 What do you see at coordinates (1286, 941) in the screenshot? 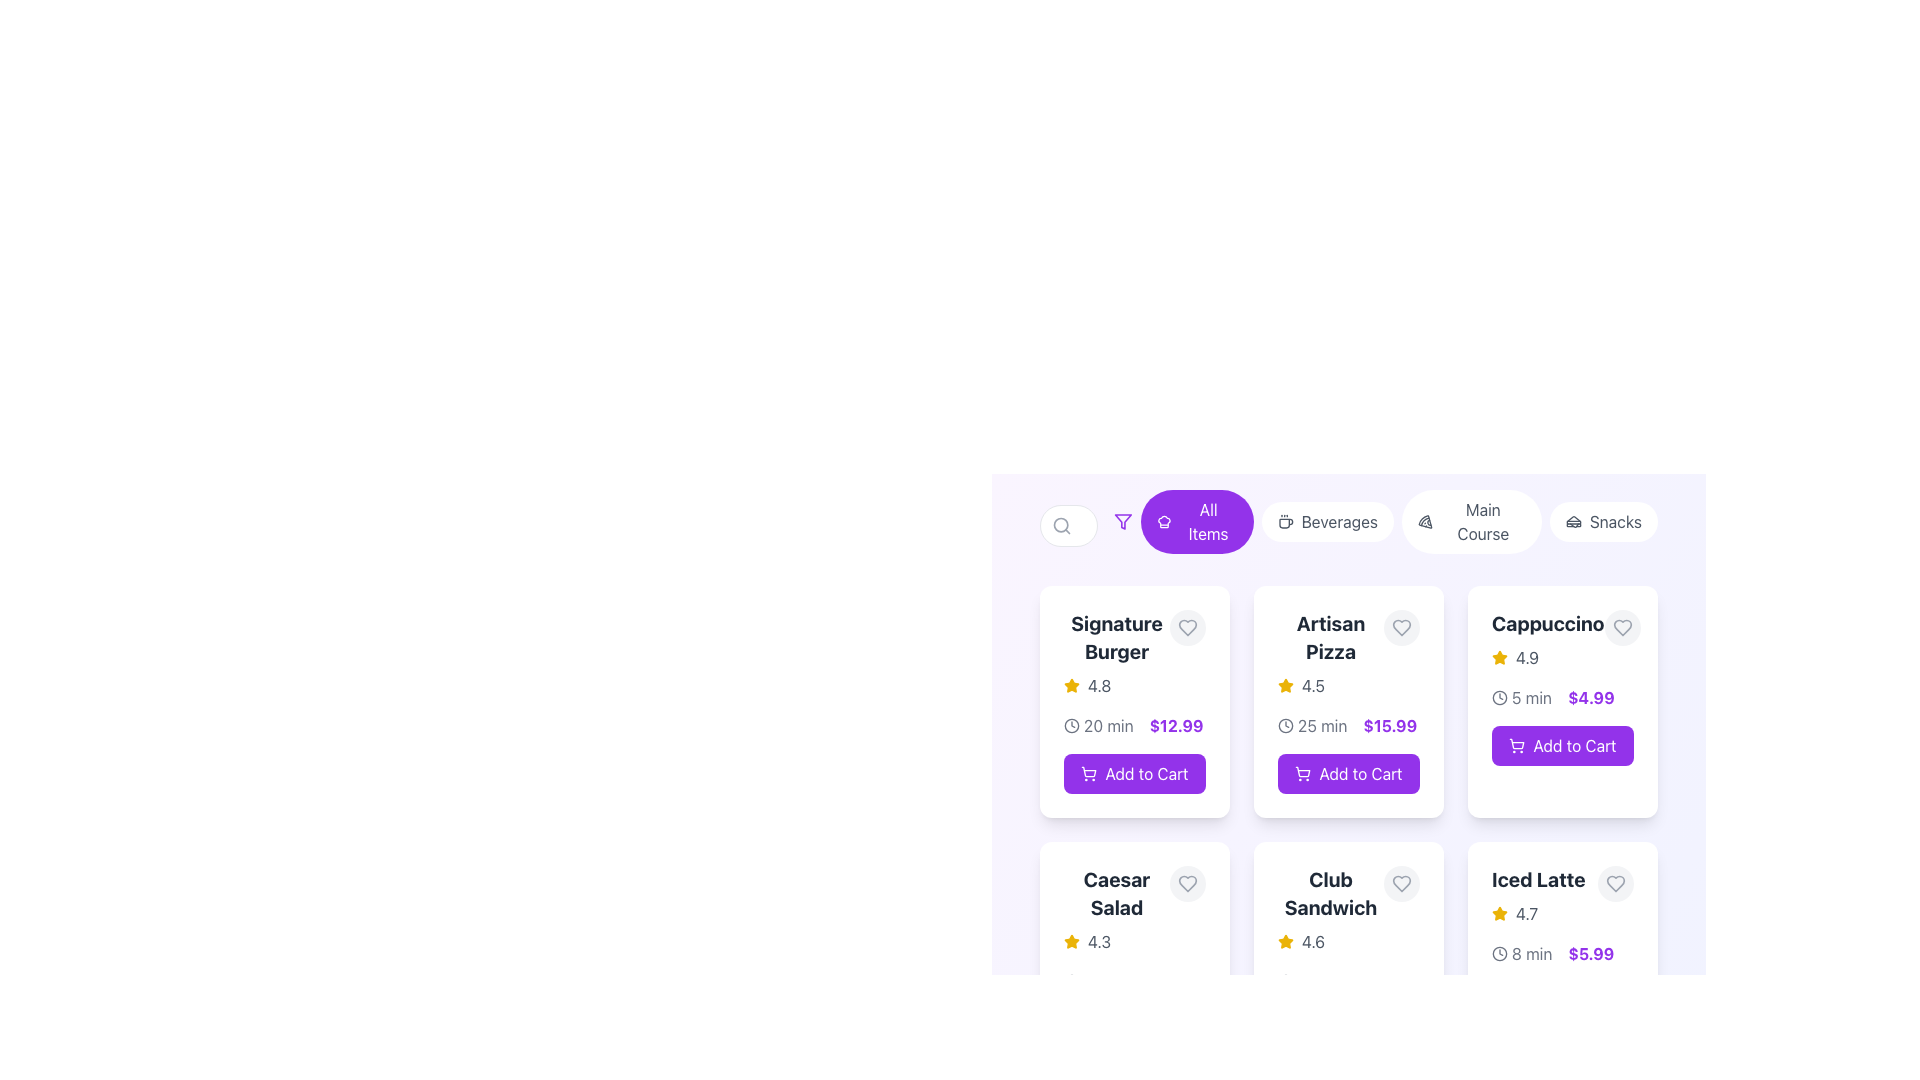
I see `the star icon located at the top left corner of the 'Cappuccino' card, which serves as an indicator for rating or favorite items` at bounding box center [1286, 941].